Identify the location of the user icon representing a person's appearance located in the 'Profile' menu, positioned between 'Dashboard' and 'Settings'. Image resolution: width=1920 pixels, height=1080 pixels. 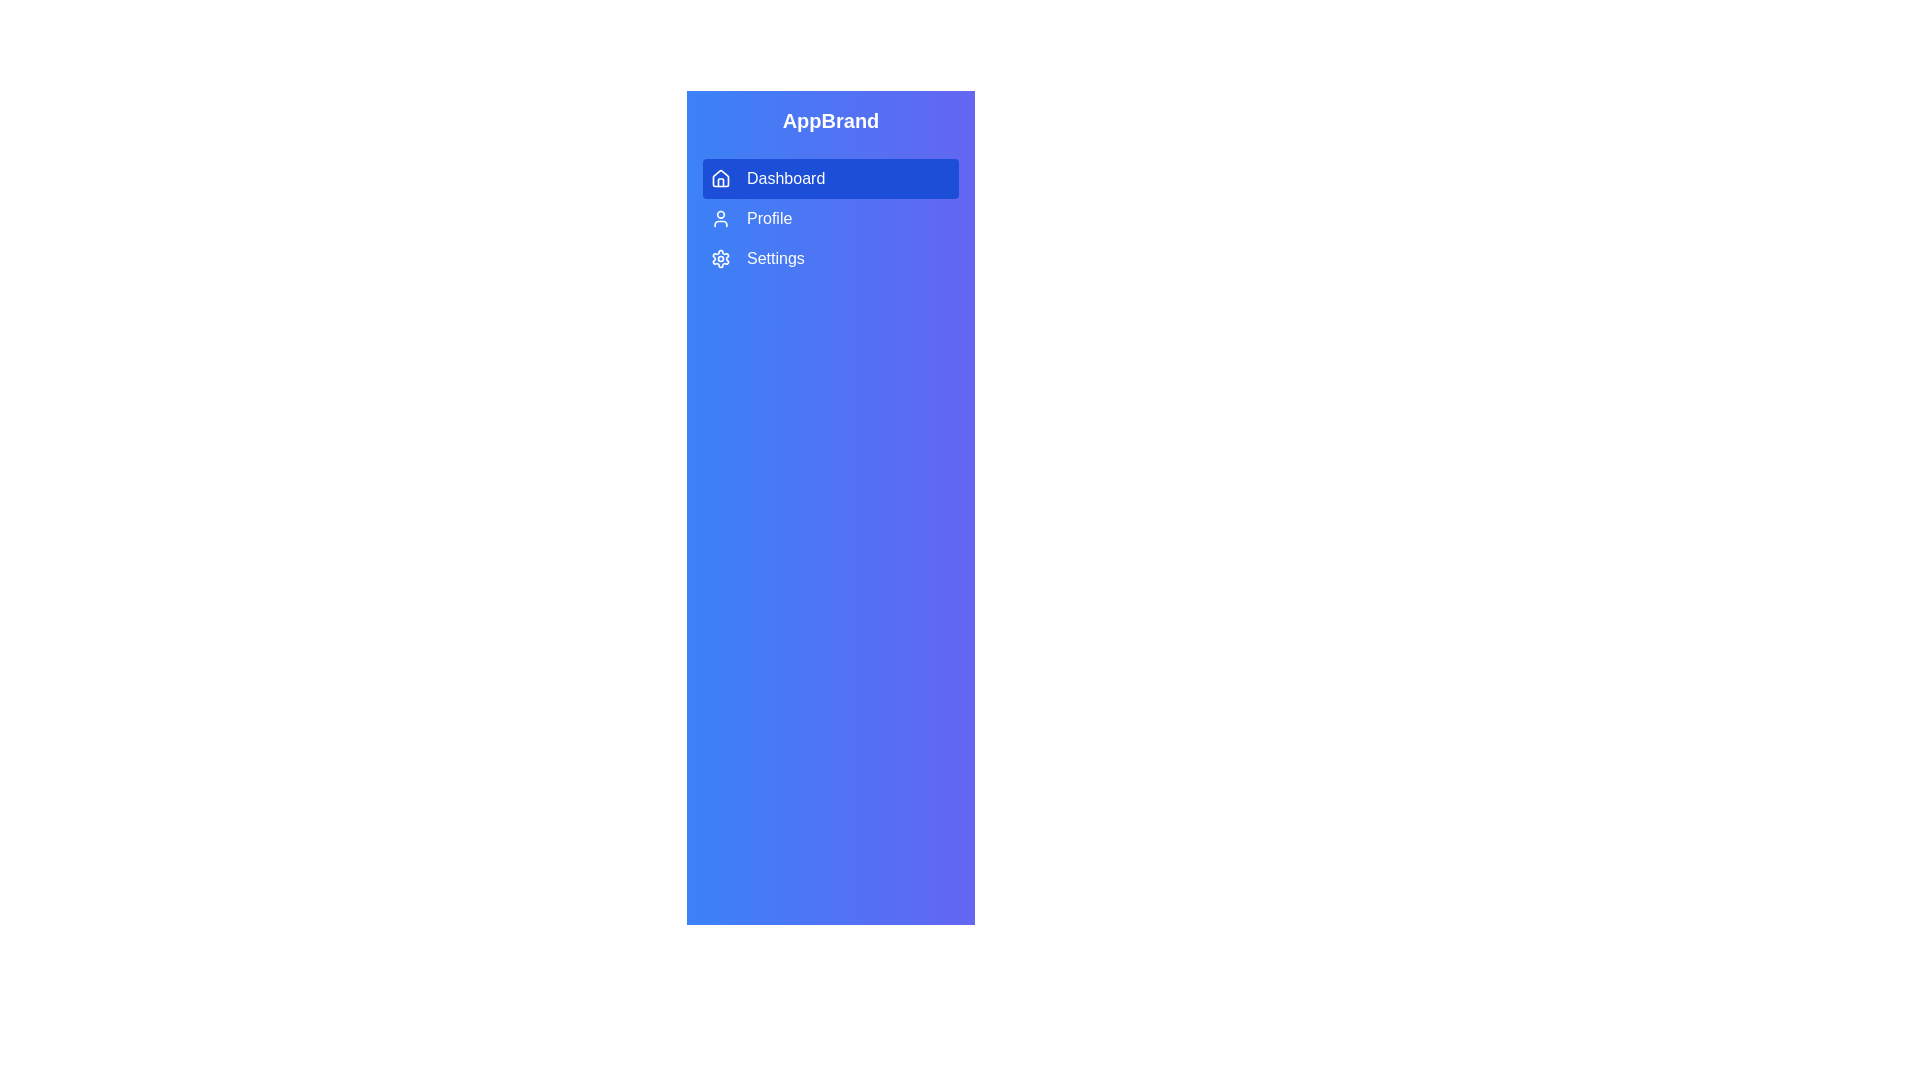
(720, 219).